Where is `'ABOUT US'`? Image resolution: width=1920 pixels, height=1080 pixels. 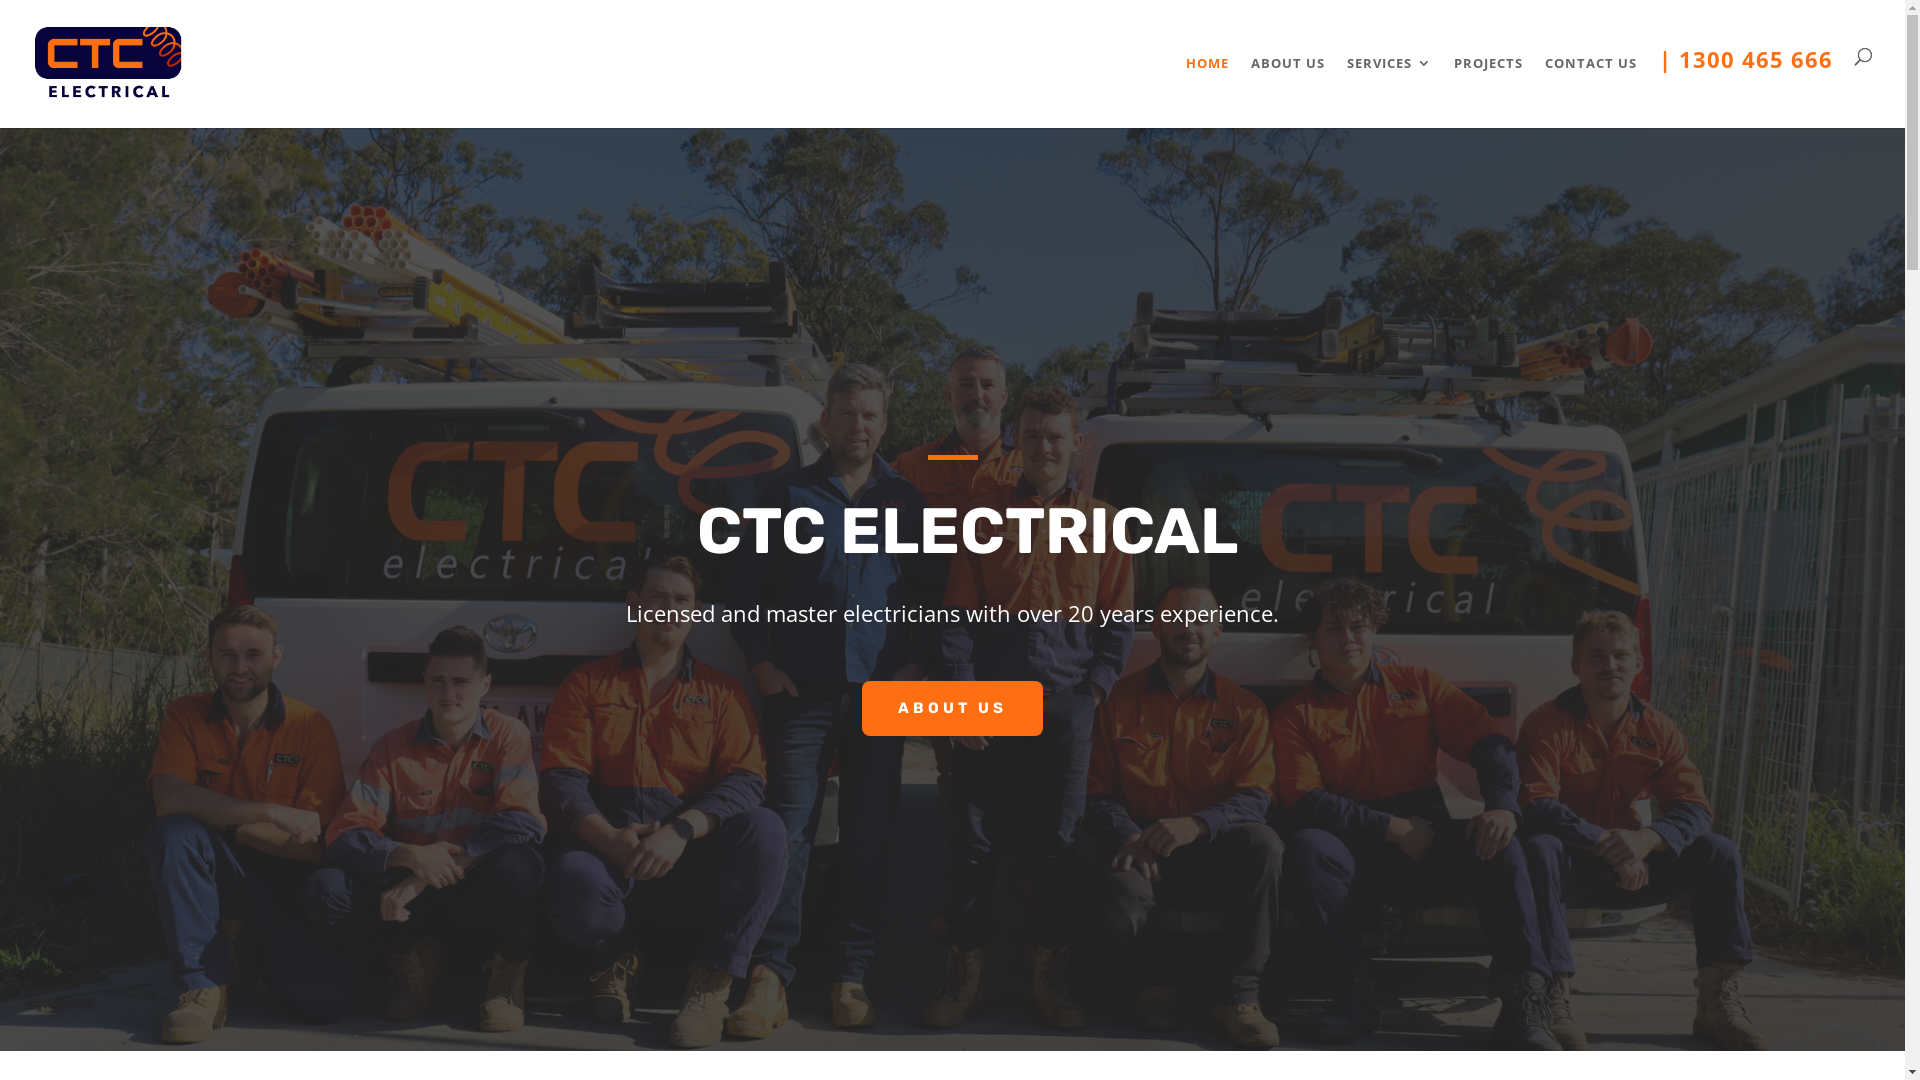 'ABOUT US' is located at coordinates (1287, 86).